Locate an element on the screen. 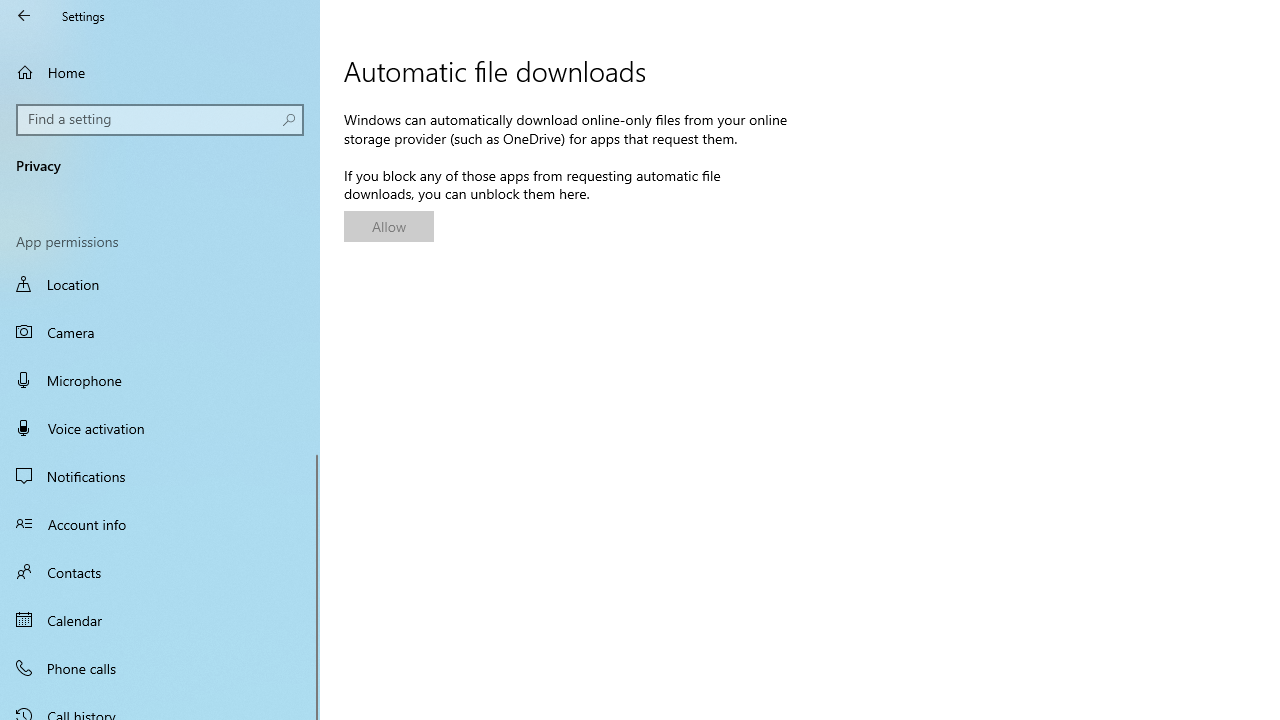 This screenshot has width=1280, height=720. 'Location' is located at coordinates (160, 286).